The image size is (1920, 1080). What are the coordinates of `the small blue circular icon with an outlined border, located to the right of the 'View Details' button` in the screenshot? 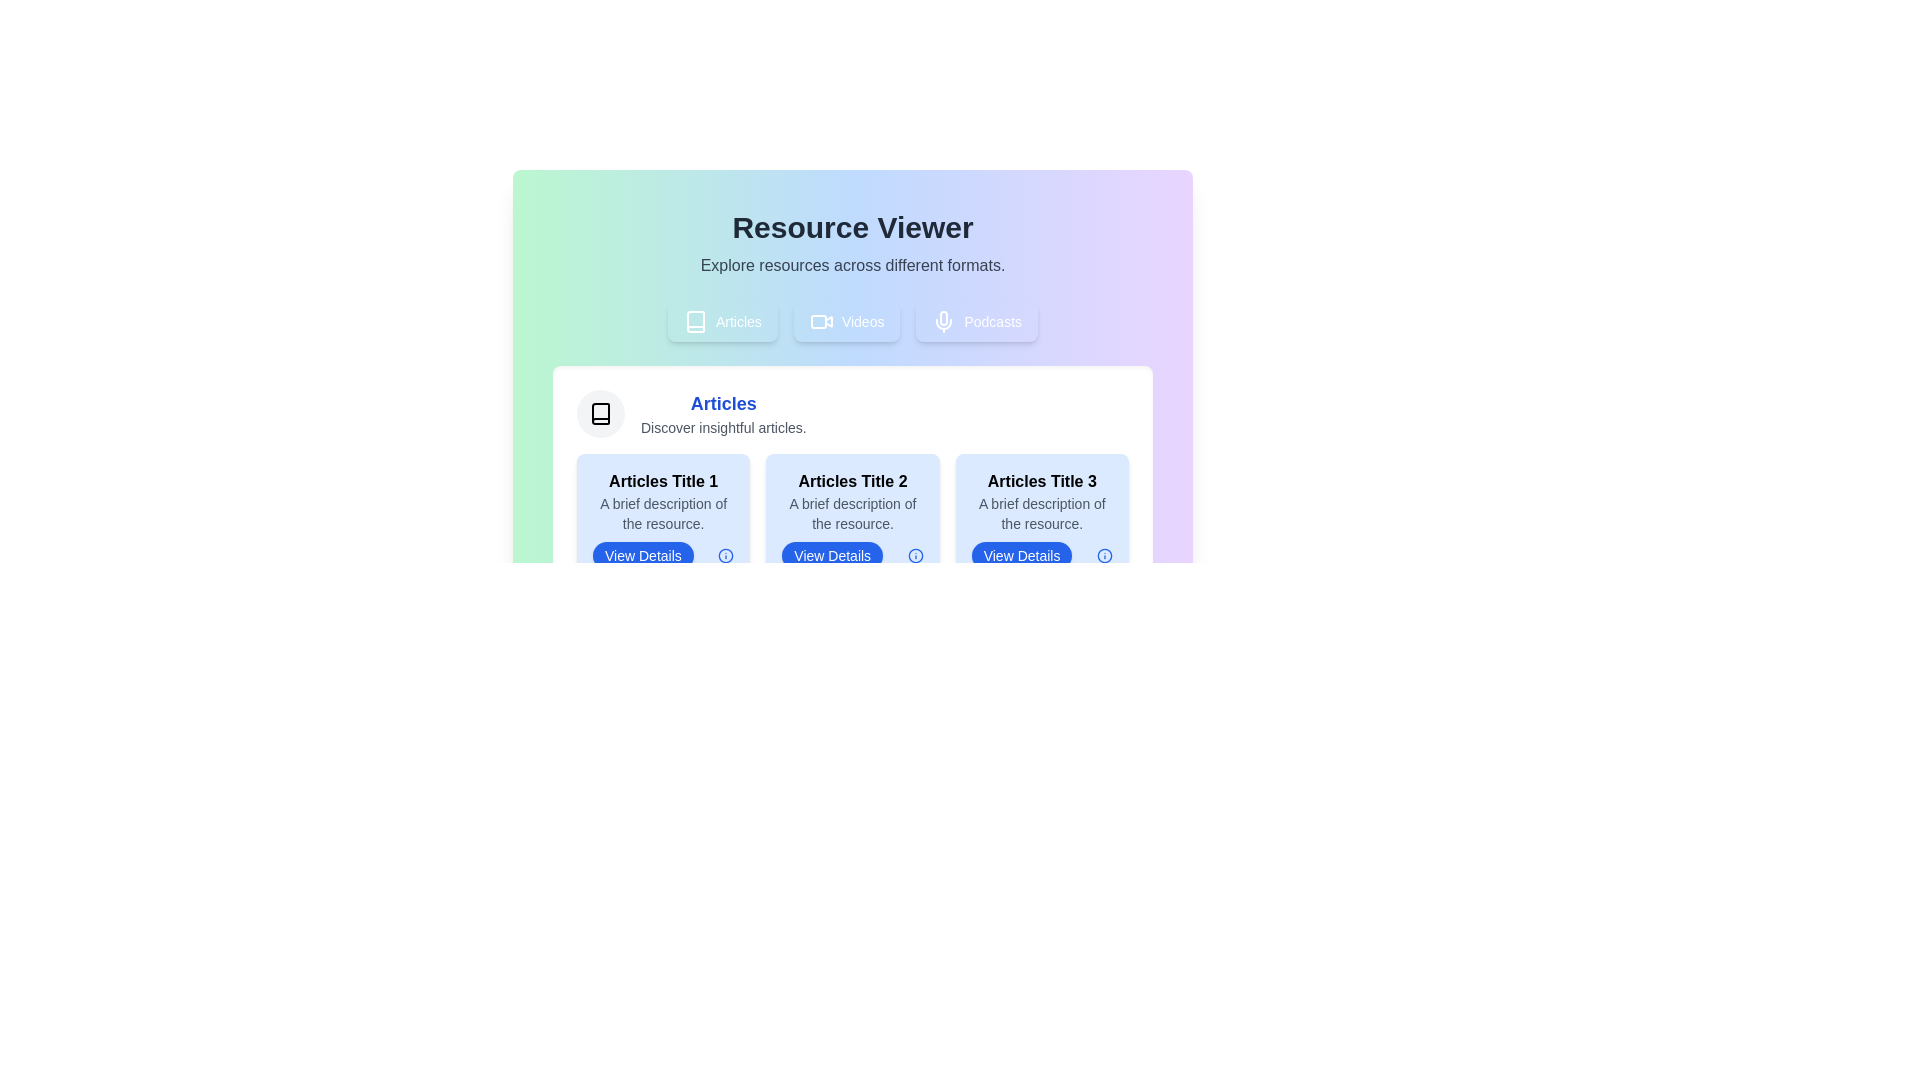 It's located at (724, 555).